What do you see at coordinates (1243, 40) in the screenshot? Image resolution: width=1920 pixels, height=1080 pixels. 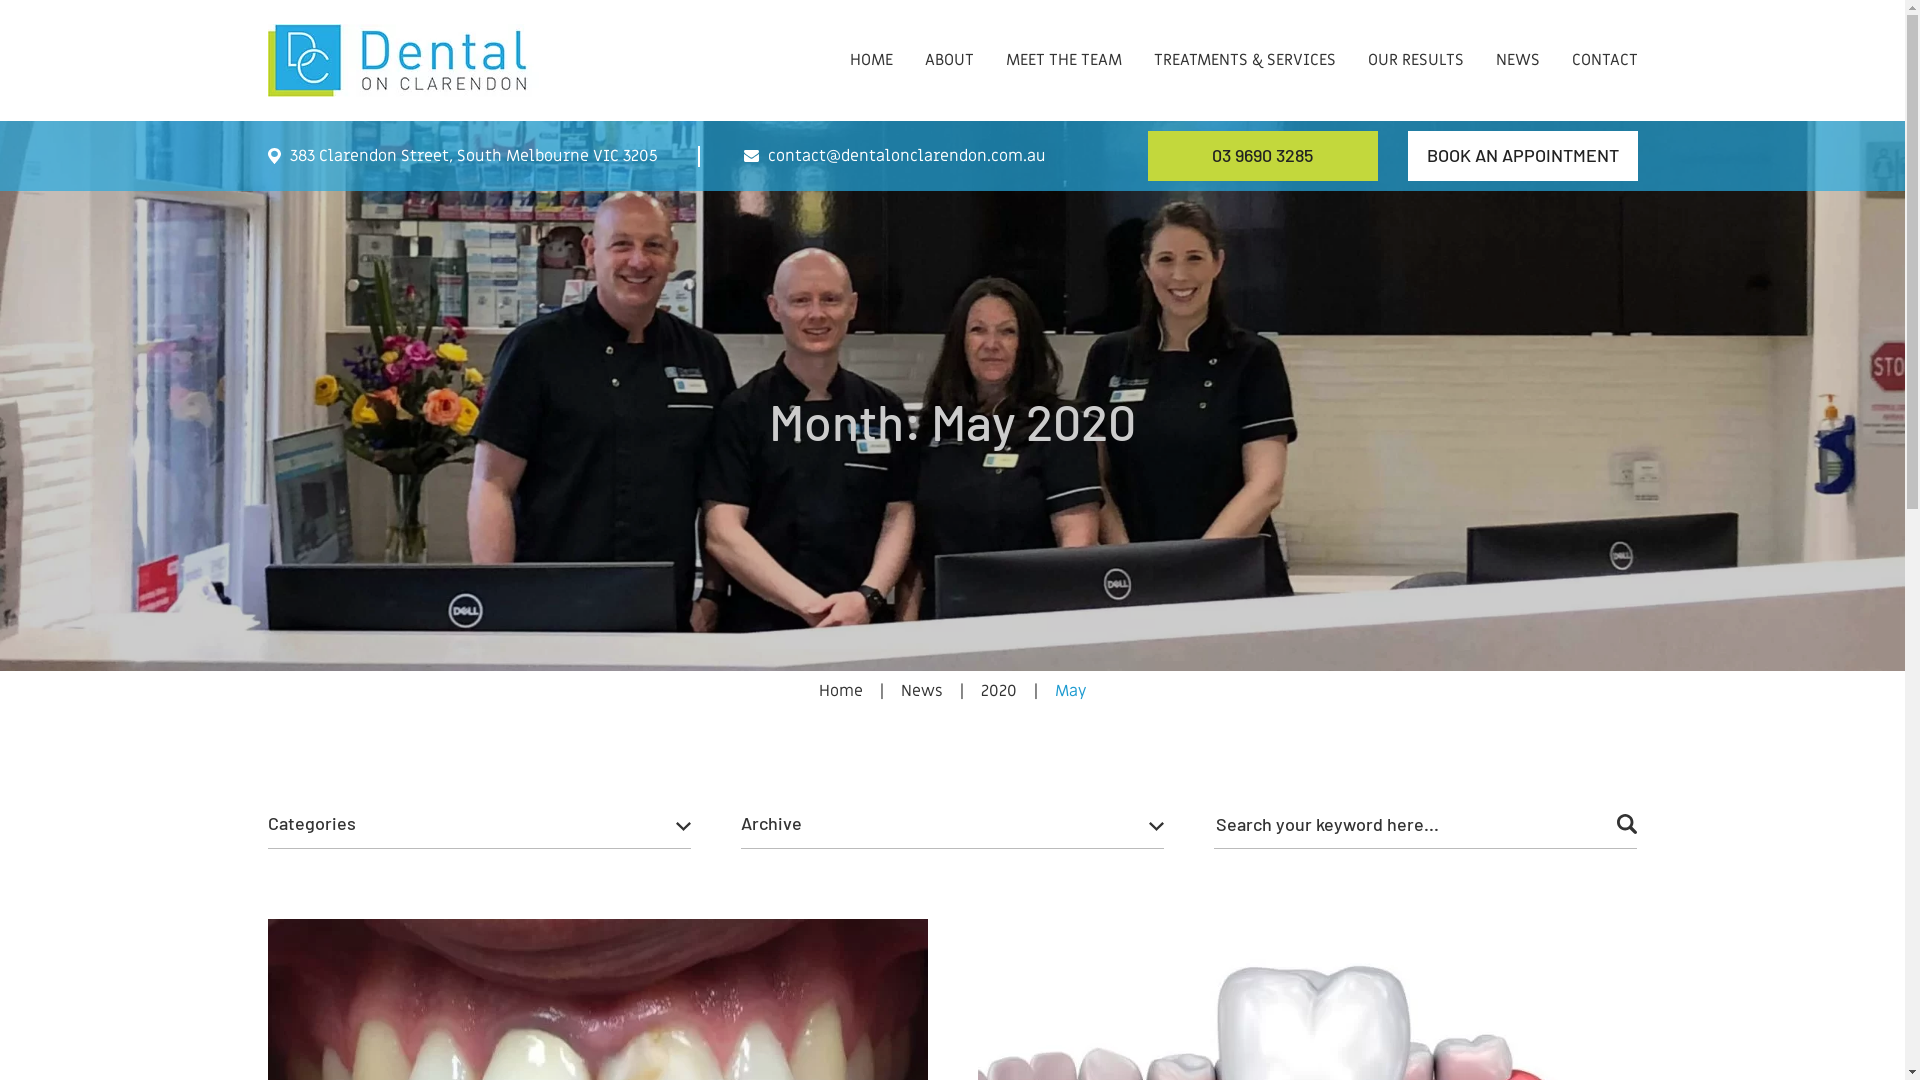 I see `'TREATMENTS & SERVICES'` at bounding box center [1243, 40].